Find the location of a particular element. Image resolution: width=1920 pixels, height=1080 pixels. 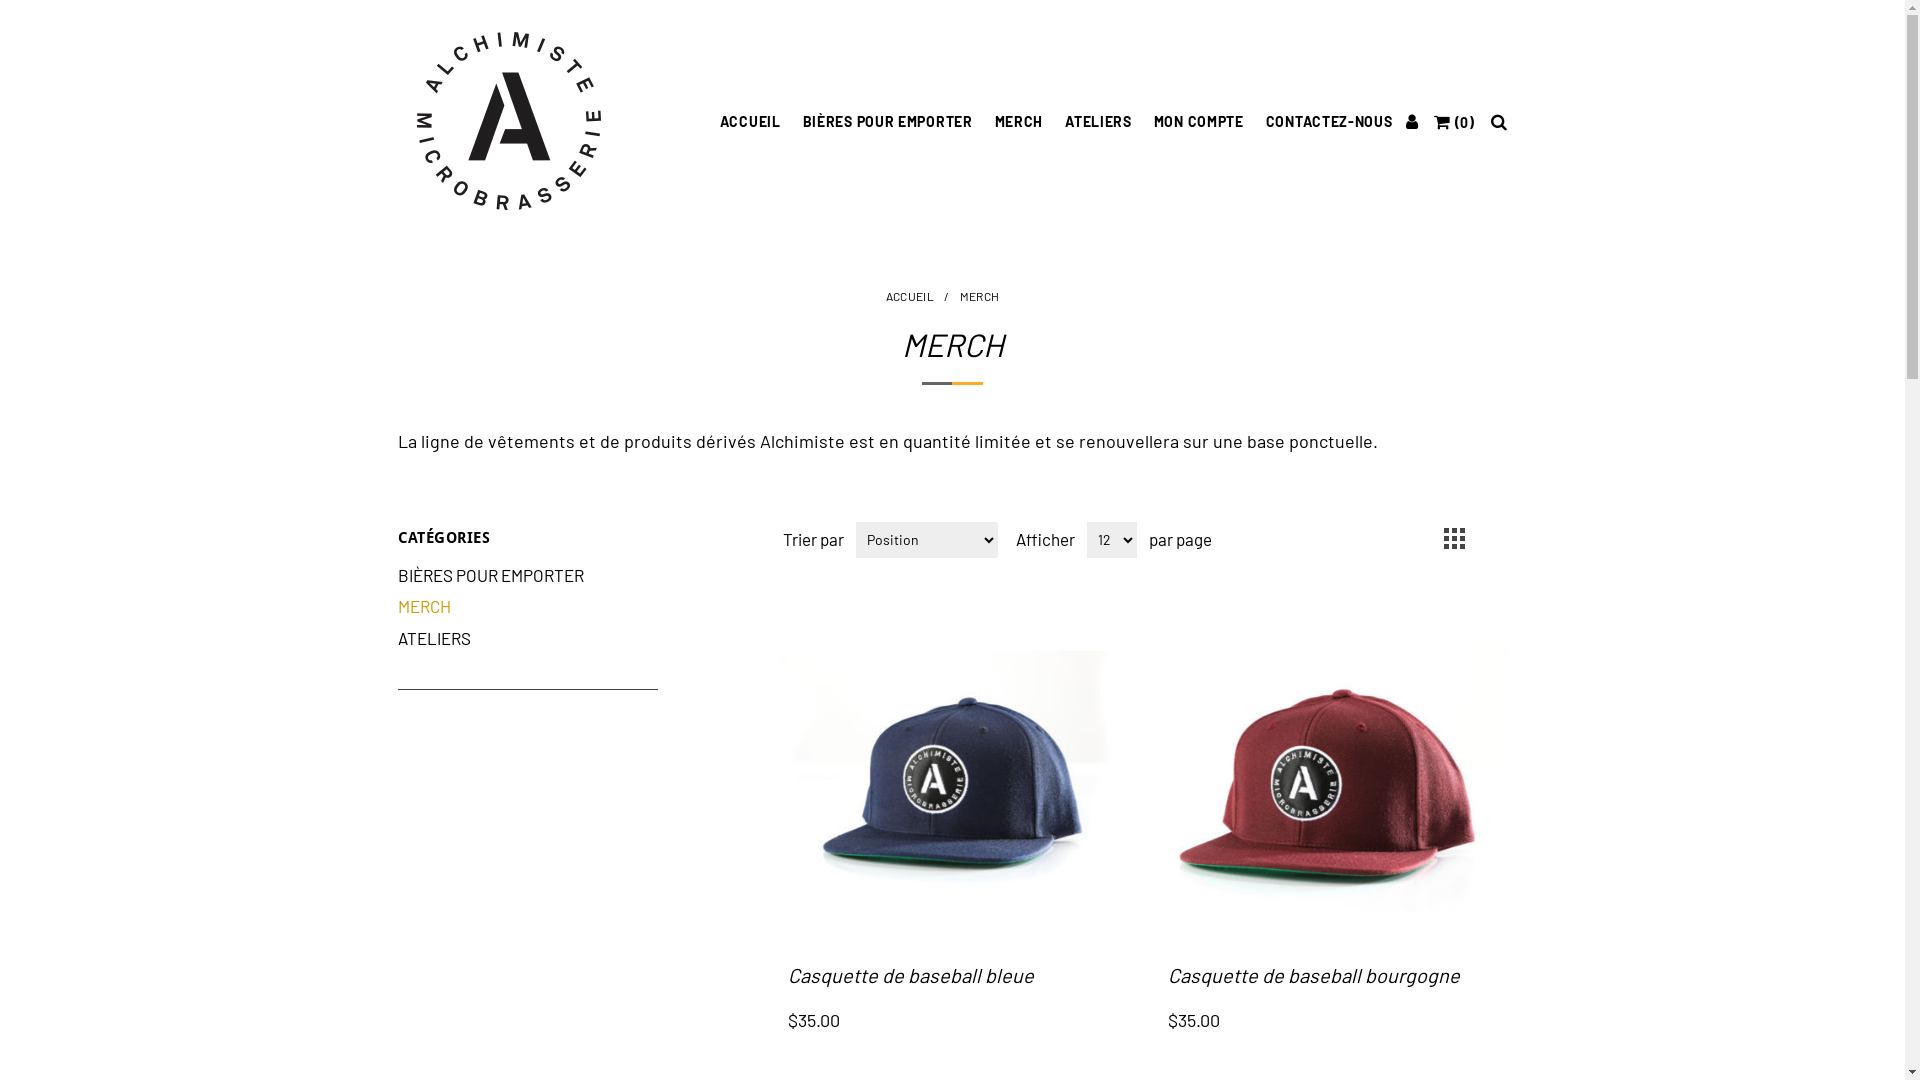

'MERCH' is located at coordinates (423, 605).